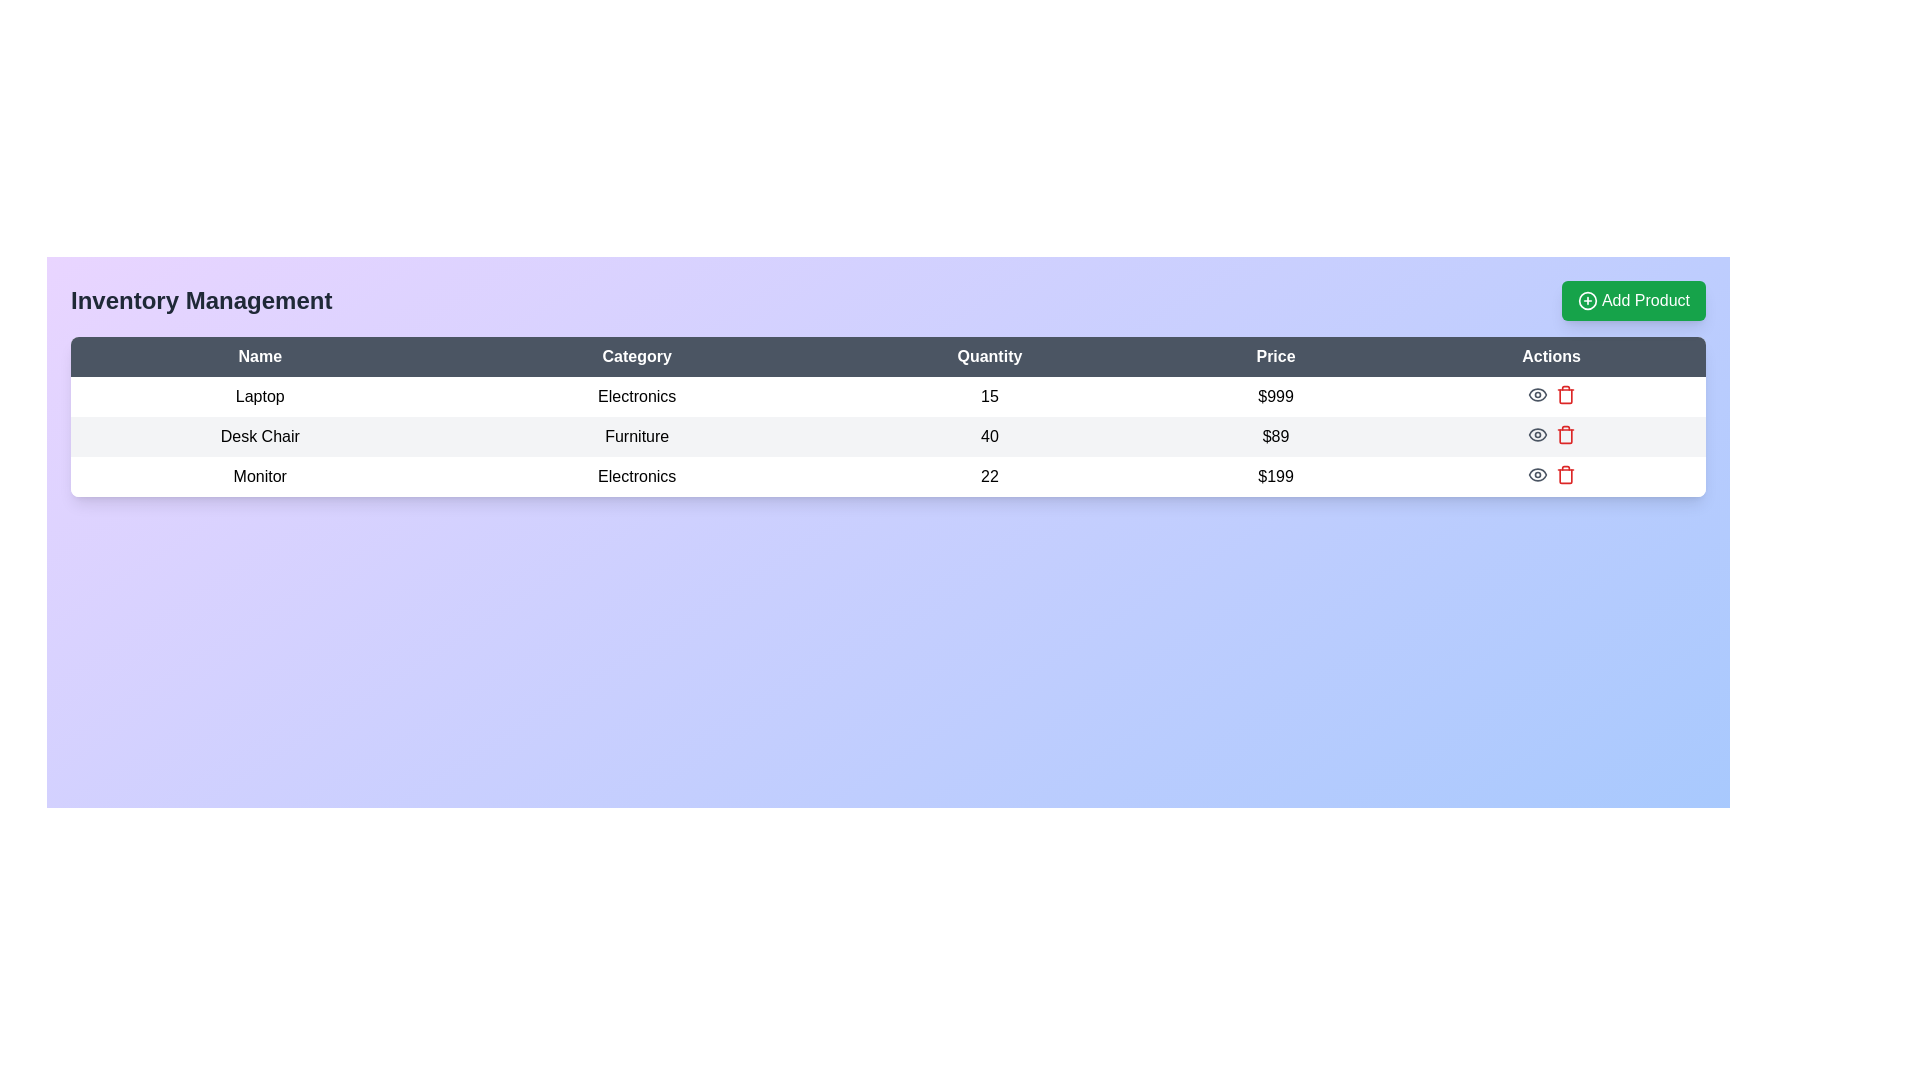 The width and height of the screenshot is (1920, 1080). What do you see at coordinates (1563, 394) in the screenshot?
I see `the interactive red trash icon located in the 'Actions' column of the first row of the tabular interface` at bounding box center [1563, 394].